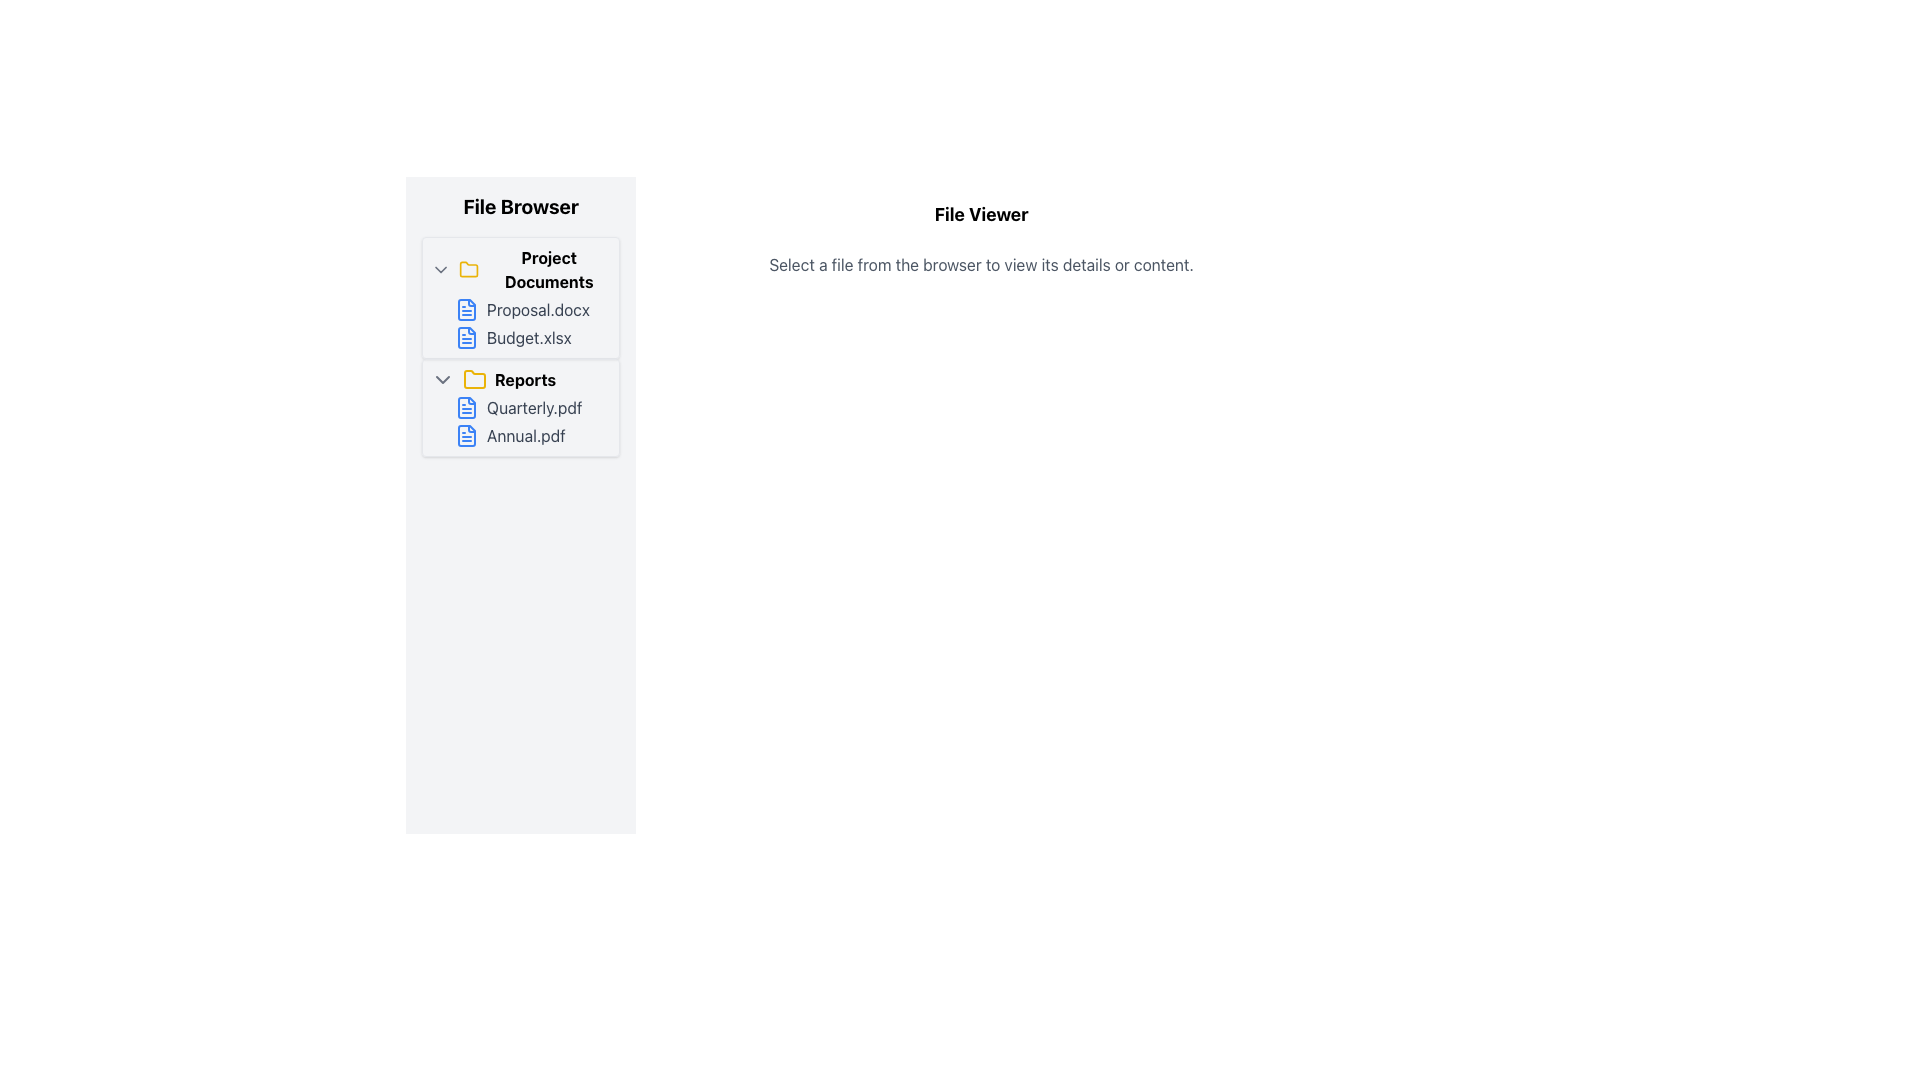 The width and height of the screenshot is (1920, 1080). What do you see at coordinates (533, 337) in the screenshot?
I see `the 'Budget.xlsx' file entry item, which is the second item under the 'Project Documents' section of the file browser` at bounding box center [533, 337].